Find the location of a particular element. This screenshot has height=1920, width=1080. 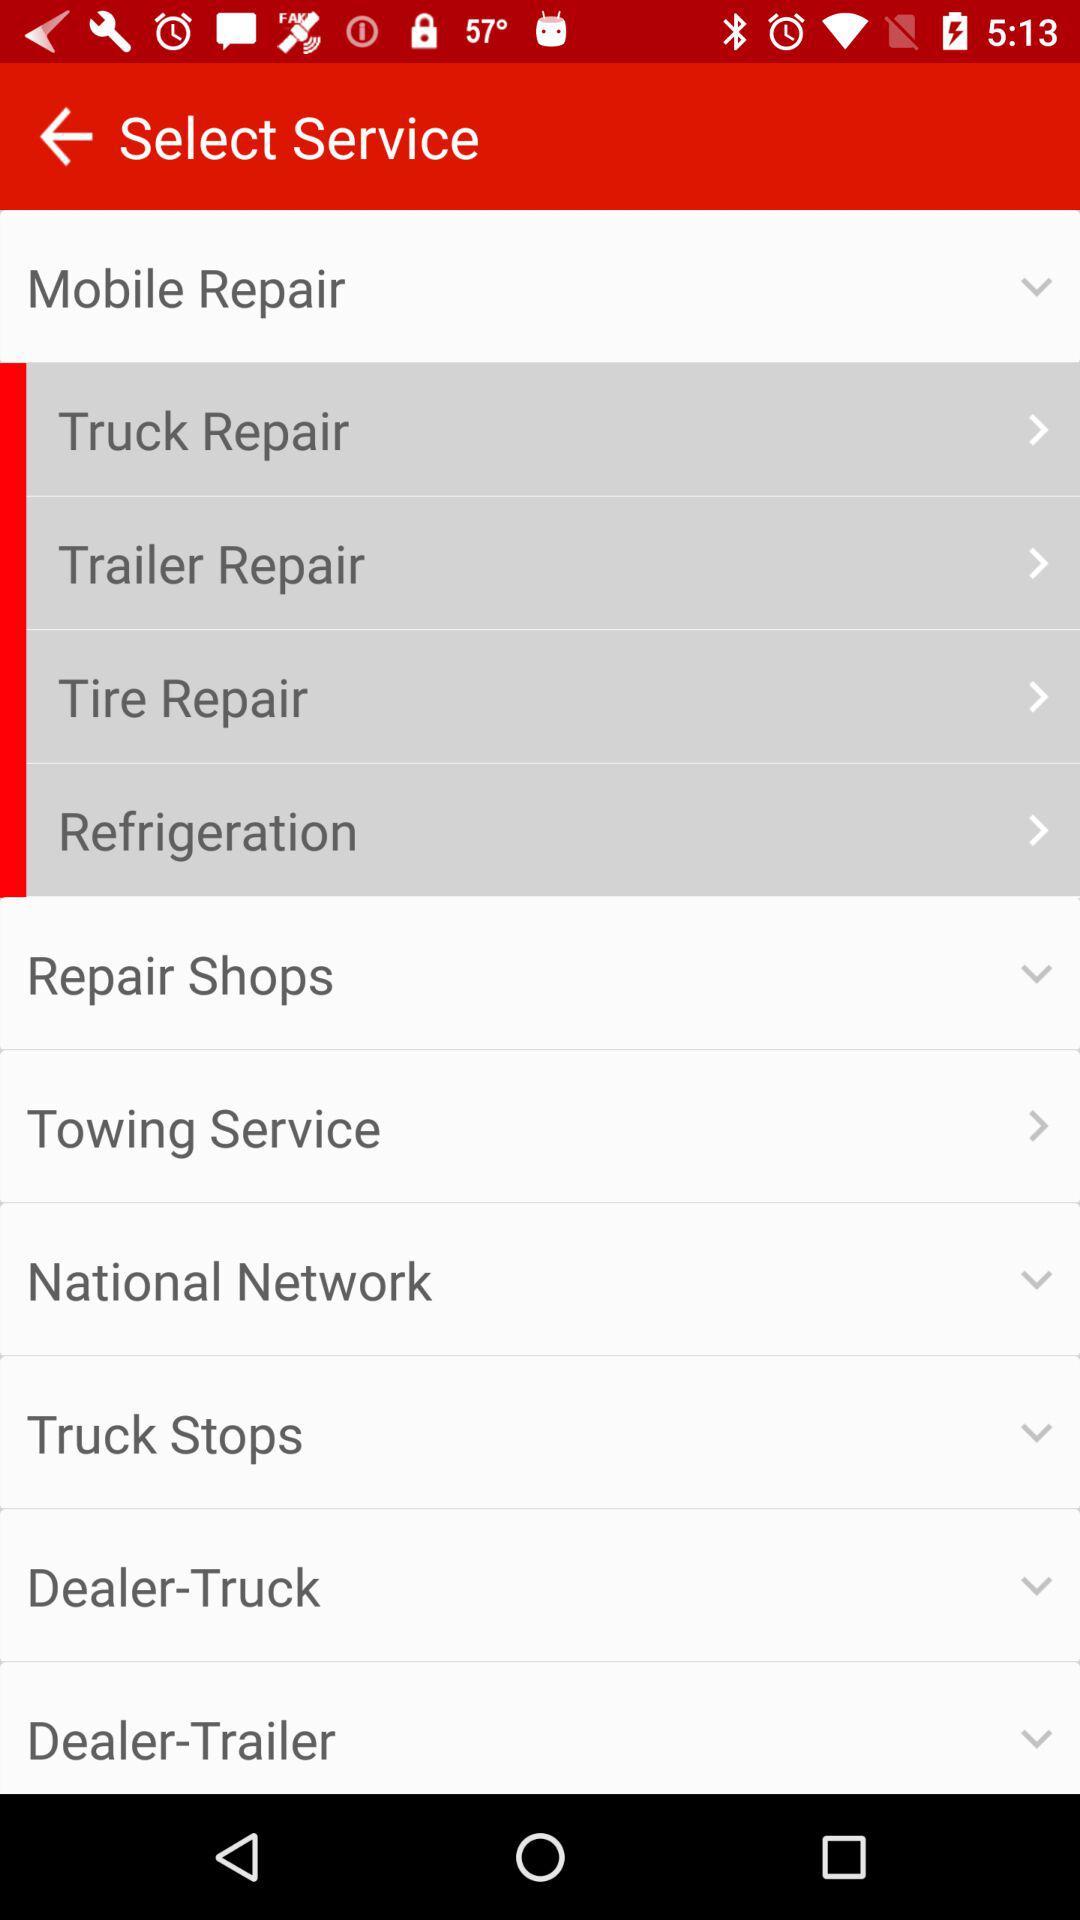

drop down right to dealertruck is located at coordinates (1036, 1584).